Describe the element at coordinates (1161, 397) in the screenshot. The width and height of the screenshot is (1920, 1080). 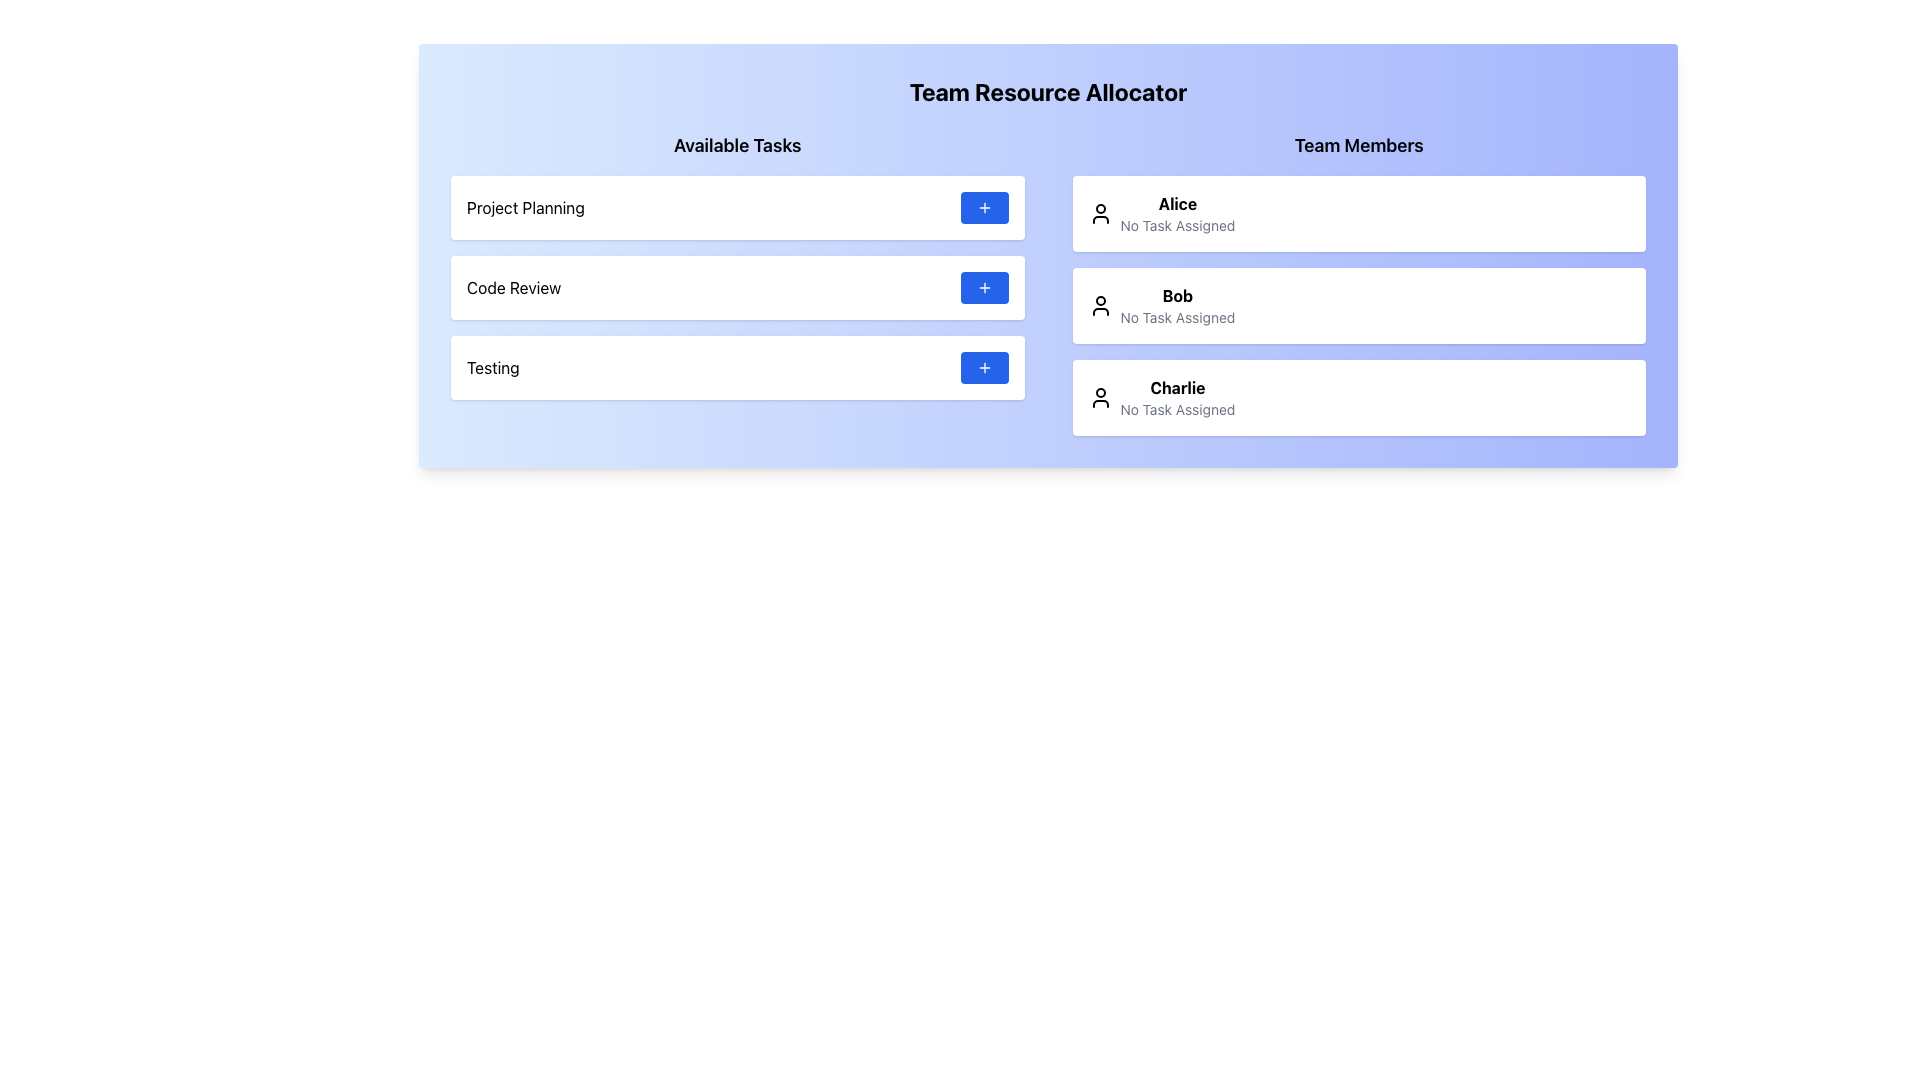
I see `the name 'Charlie' in the User Card` at that location.